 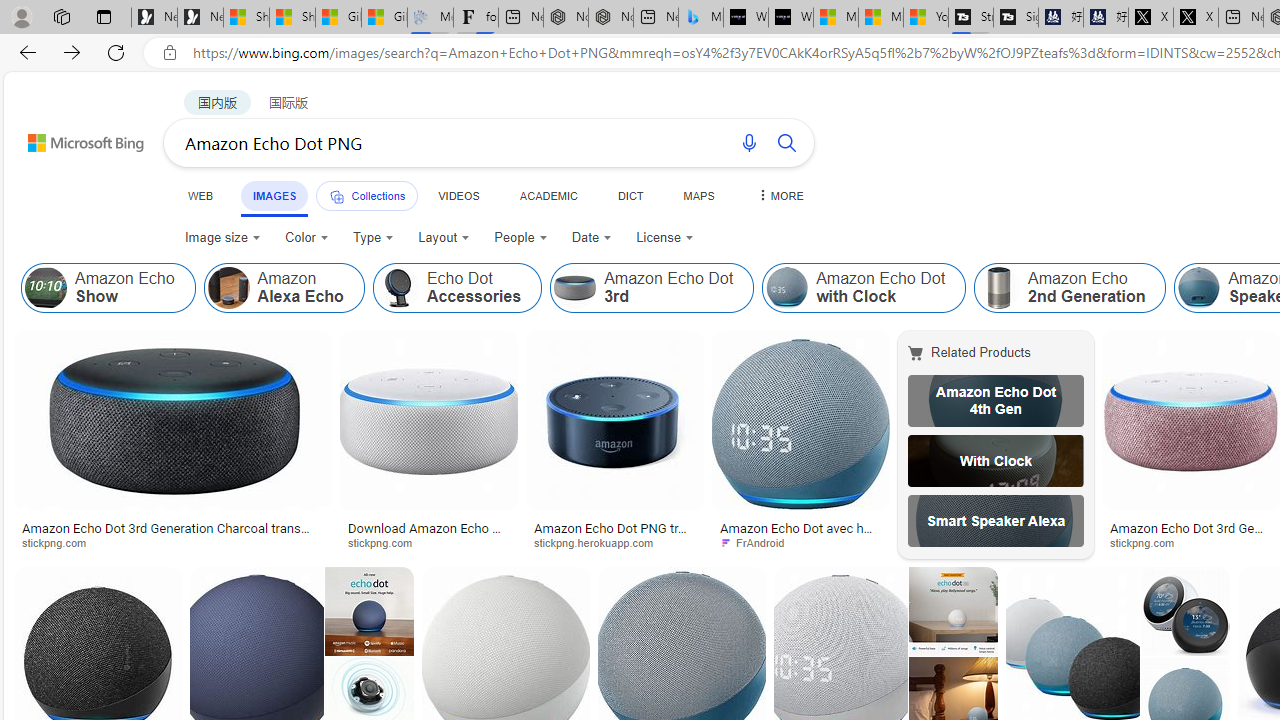 What do you see at coordinates (548, 195) in the screenshot?
I see `'ACADEMIC'` at bounding box center [548, 195].